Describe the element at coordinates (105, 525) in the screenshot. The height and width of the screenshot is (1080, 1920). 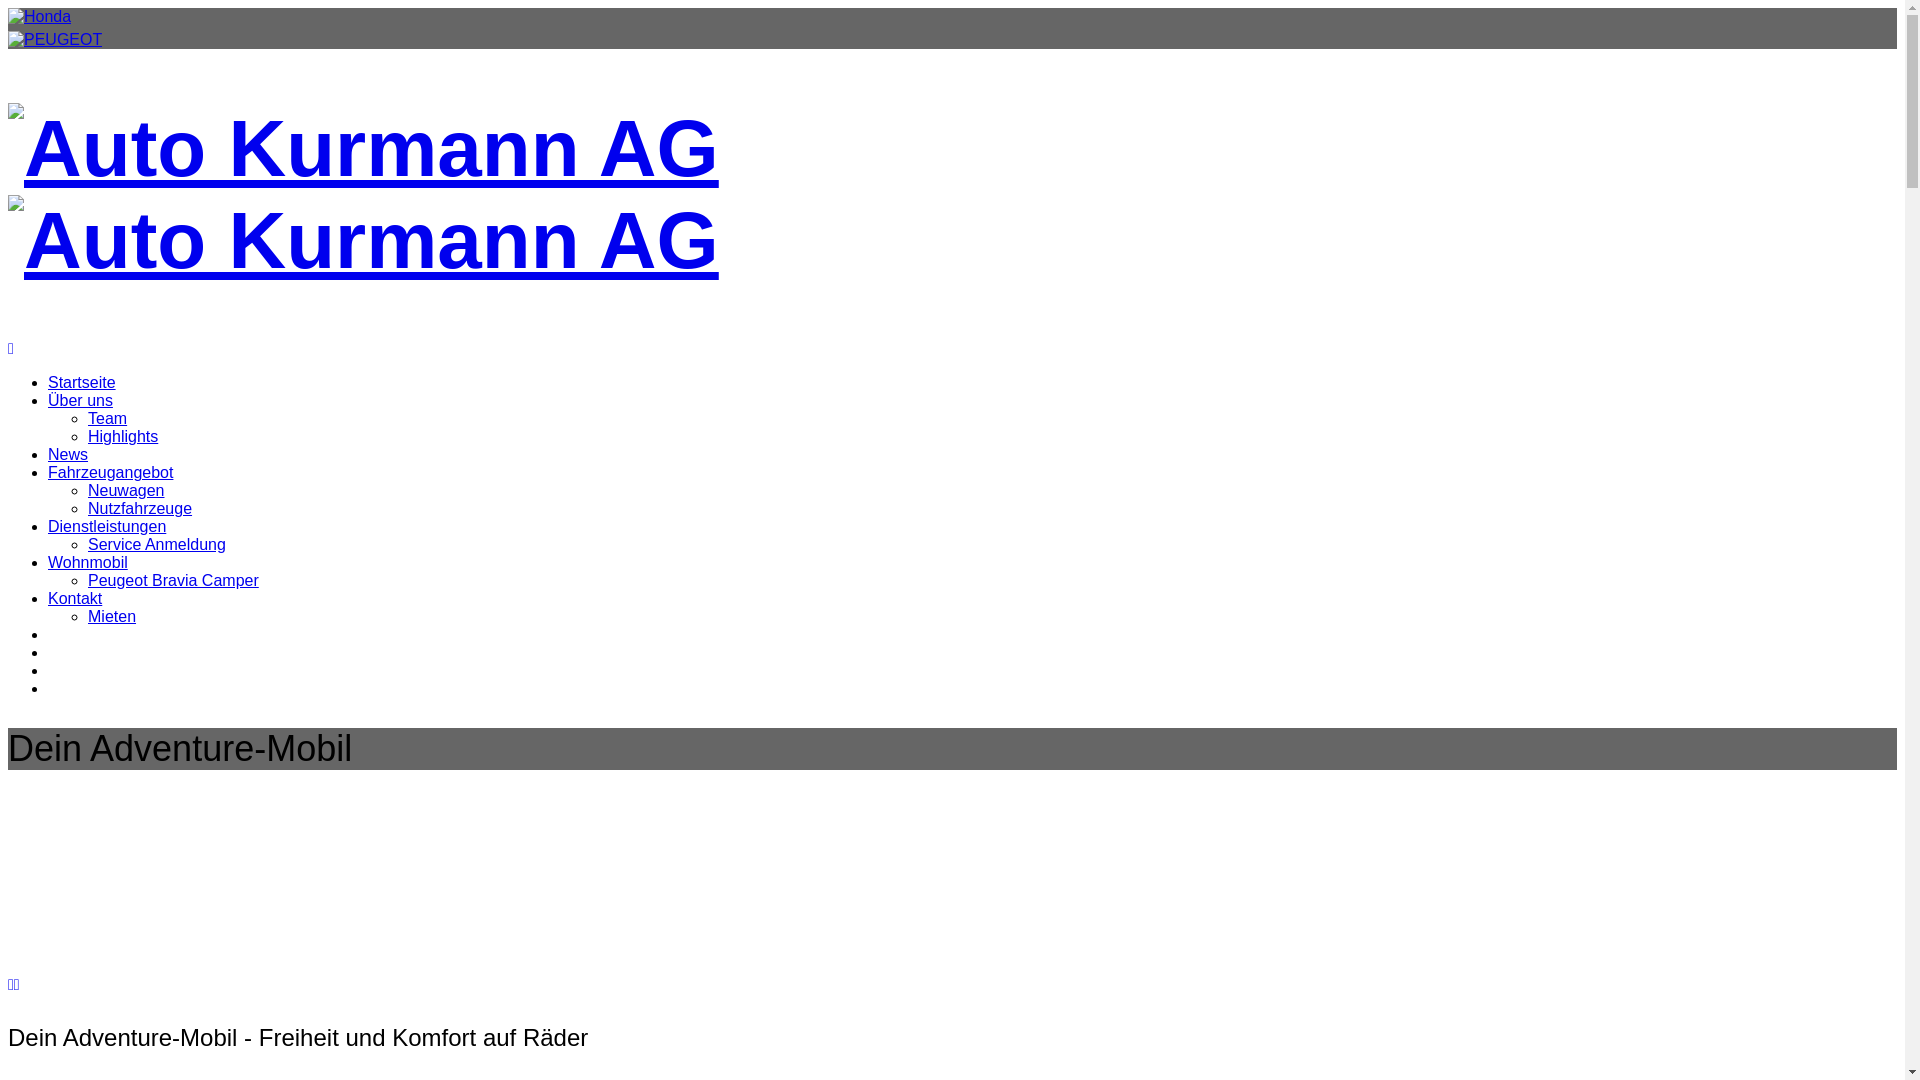
I see `'Dienstleistungen'` at that location.